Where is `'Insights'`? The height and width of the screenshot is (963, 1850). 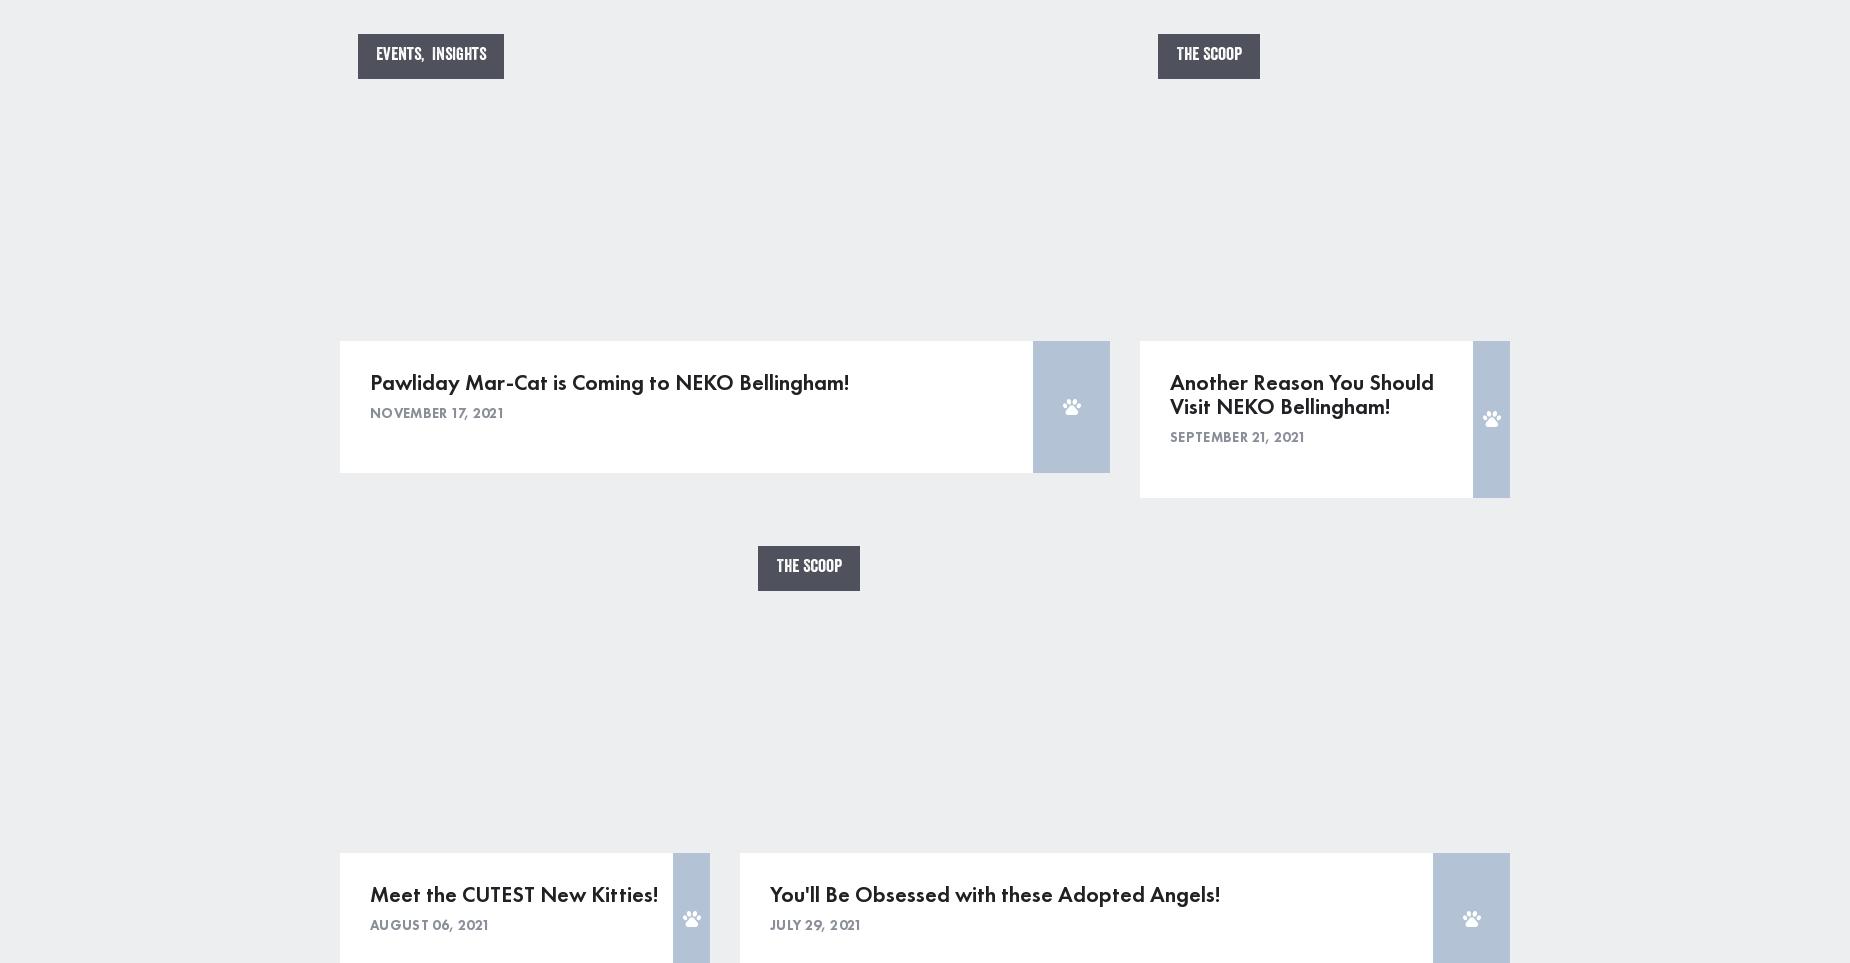
'Insights' is located at coordinates (457, 54).